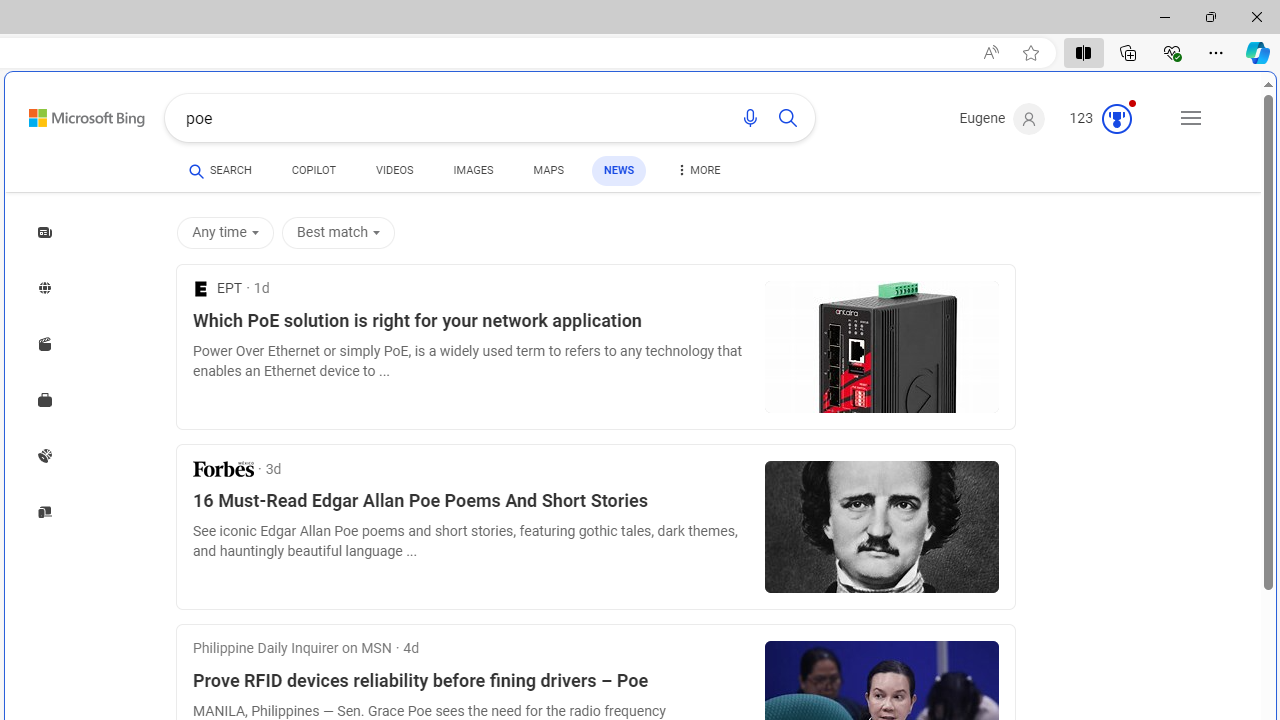 Image resolution: width=1280 pixels, height=720 pixels. Describe the element at coordinates (472, 170) in the screenshot. I see `'IMAGES'` at that location.